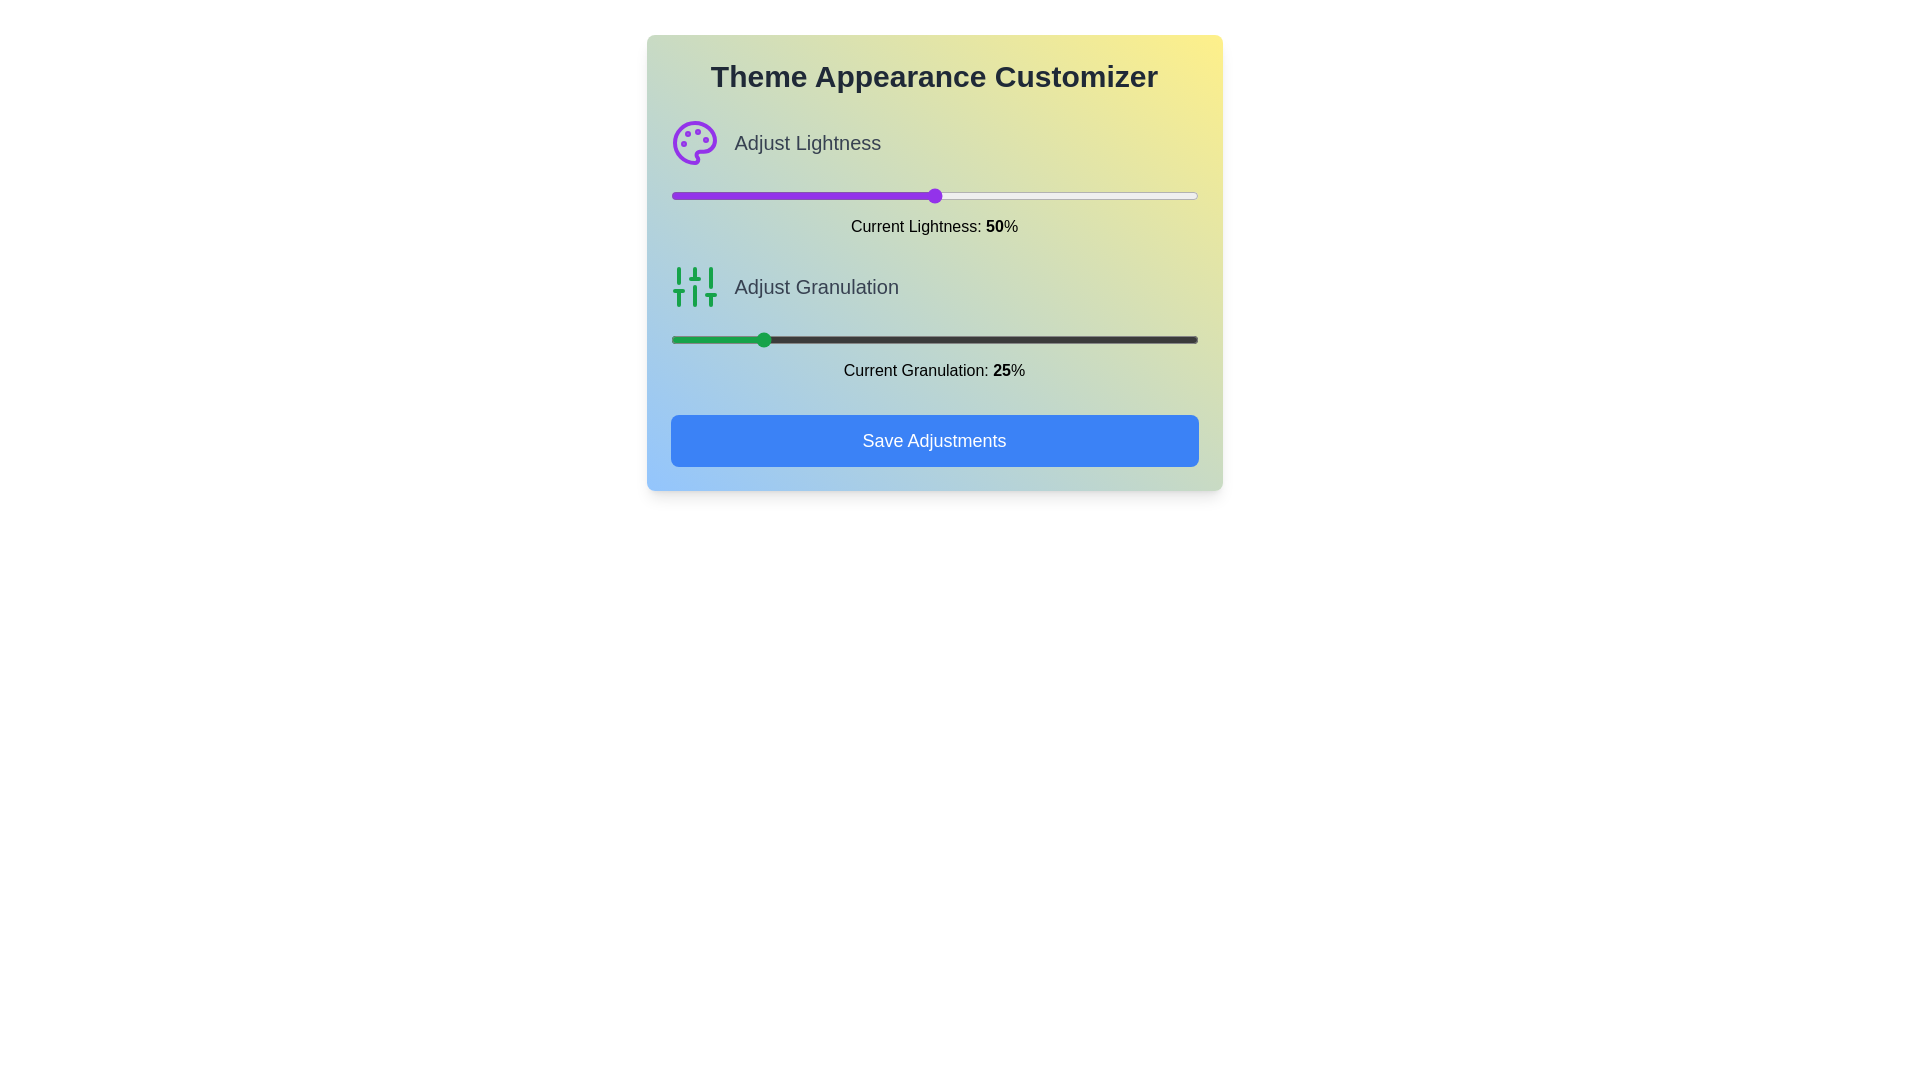 This screenshot has height=1080, width=1920. I want to click on the lightness slider to 9%, so click(718, 196).